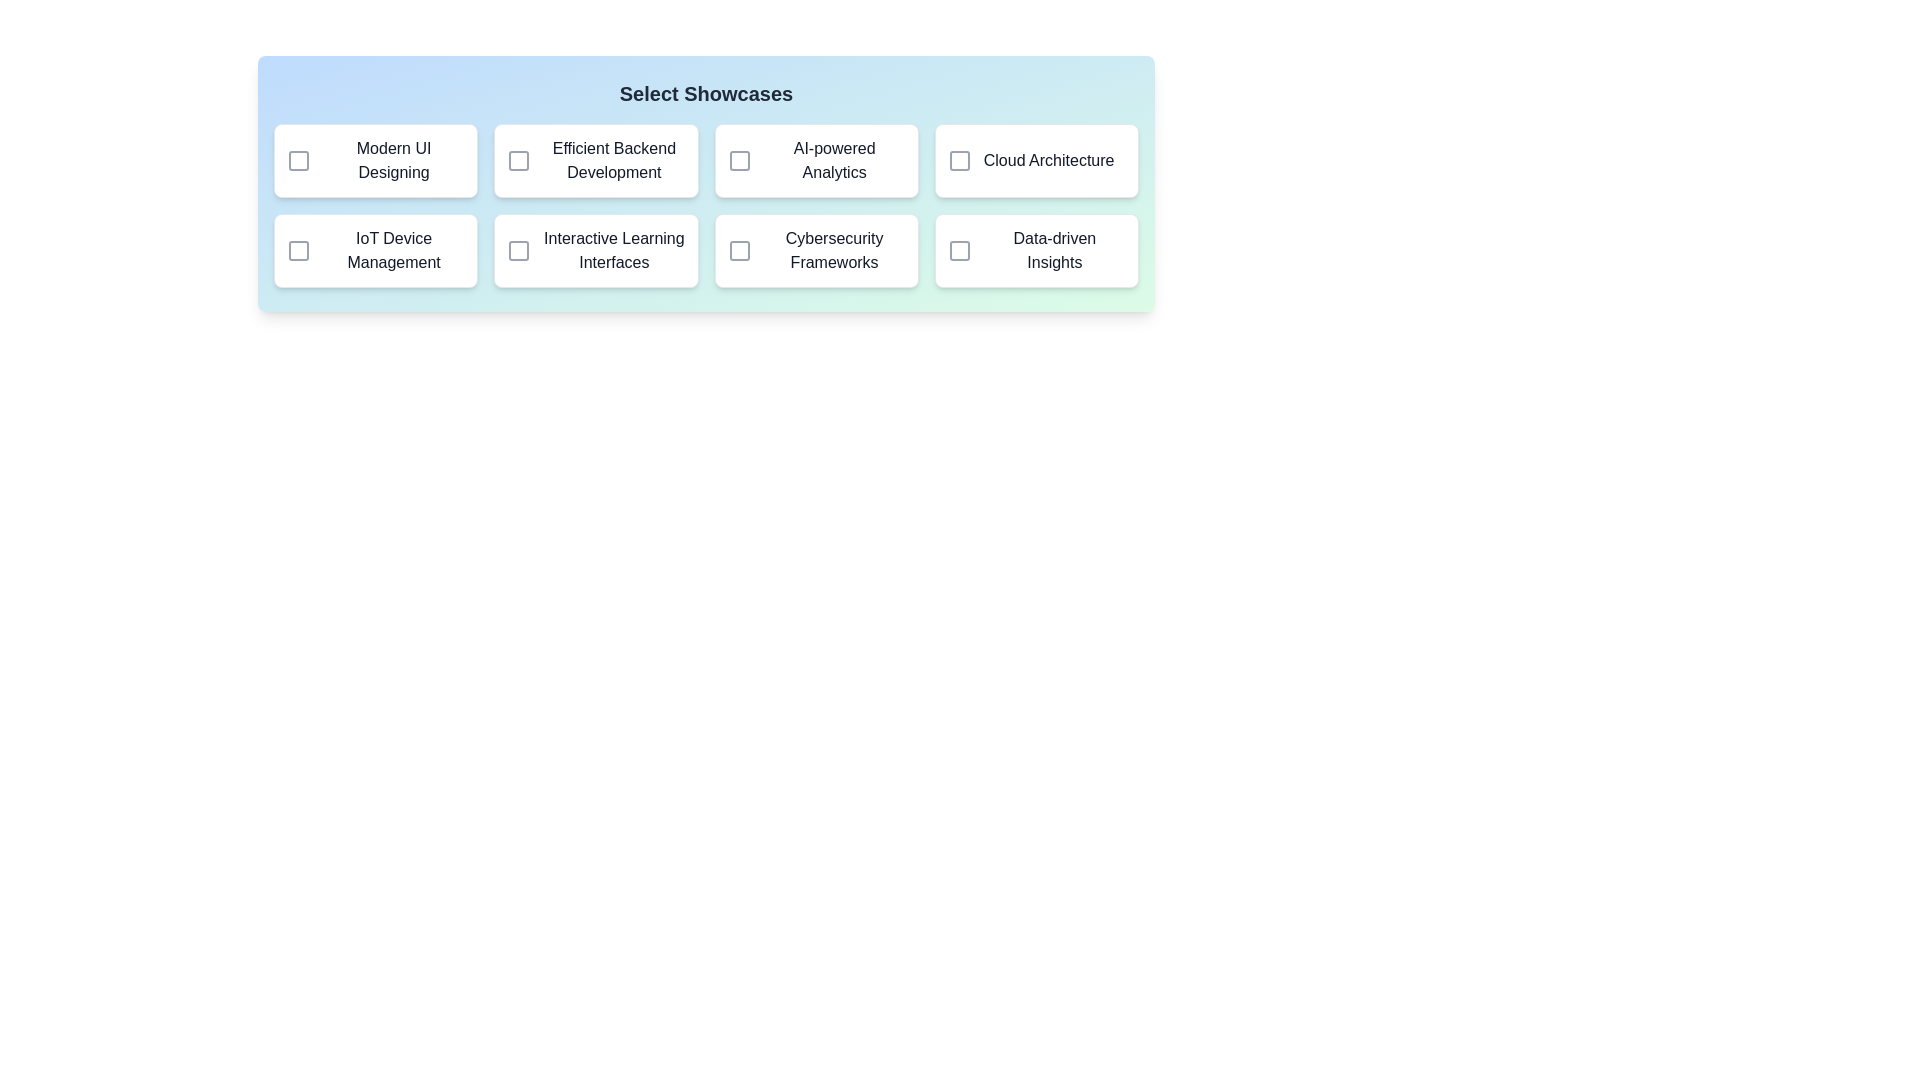 This screenshot has width=1920, height=1080. Describe the element at coordinates (595, 249) in the screenshot. I see `the showcase item labeled 'Interactive Learning Interfaces' to observe the hover effect` at that location.